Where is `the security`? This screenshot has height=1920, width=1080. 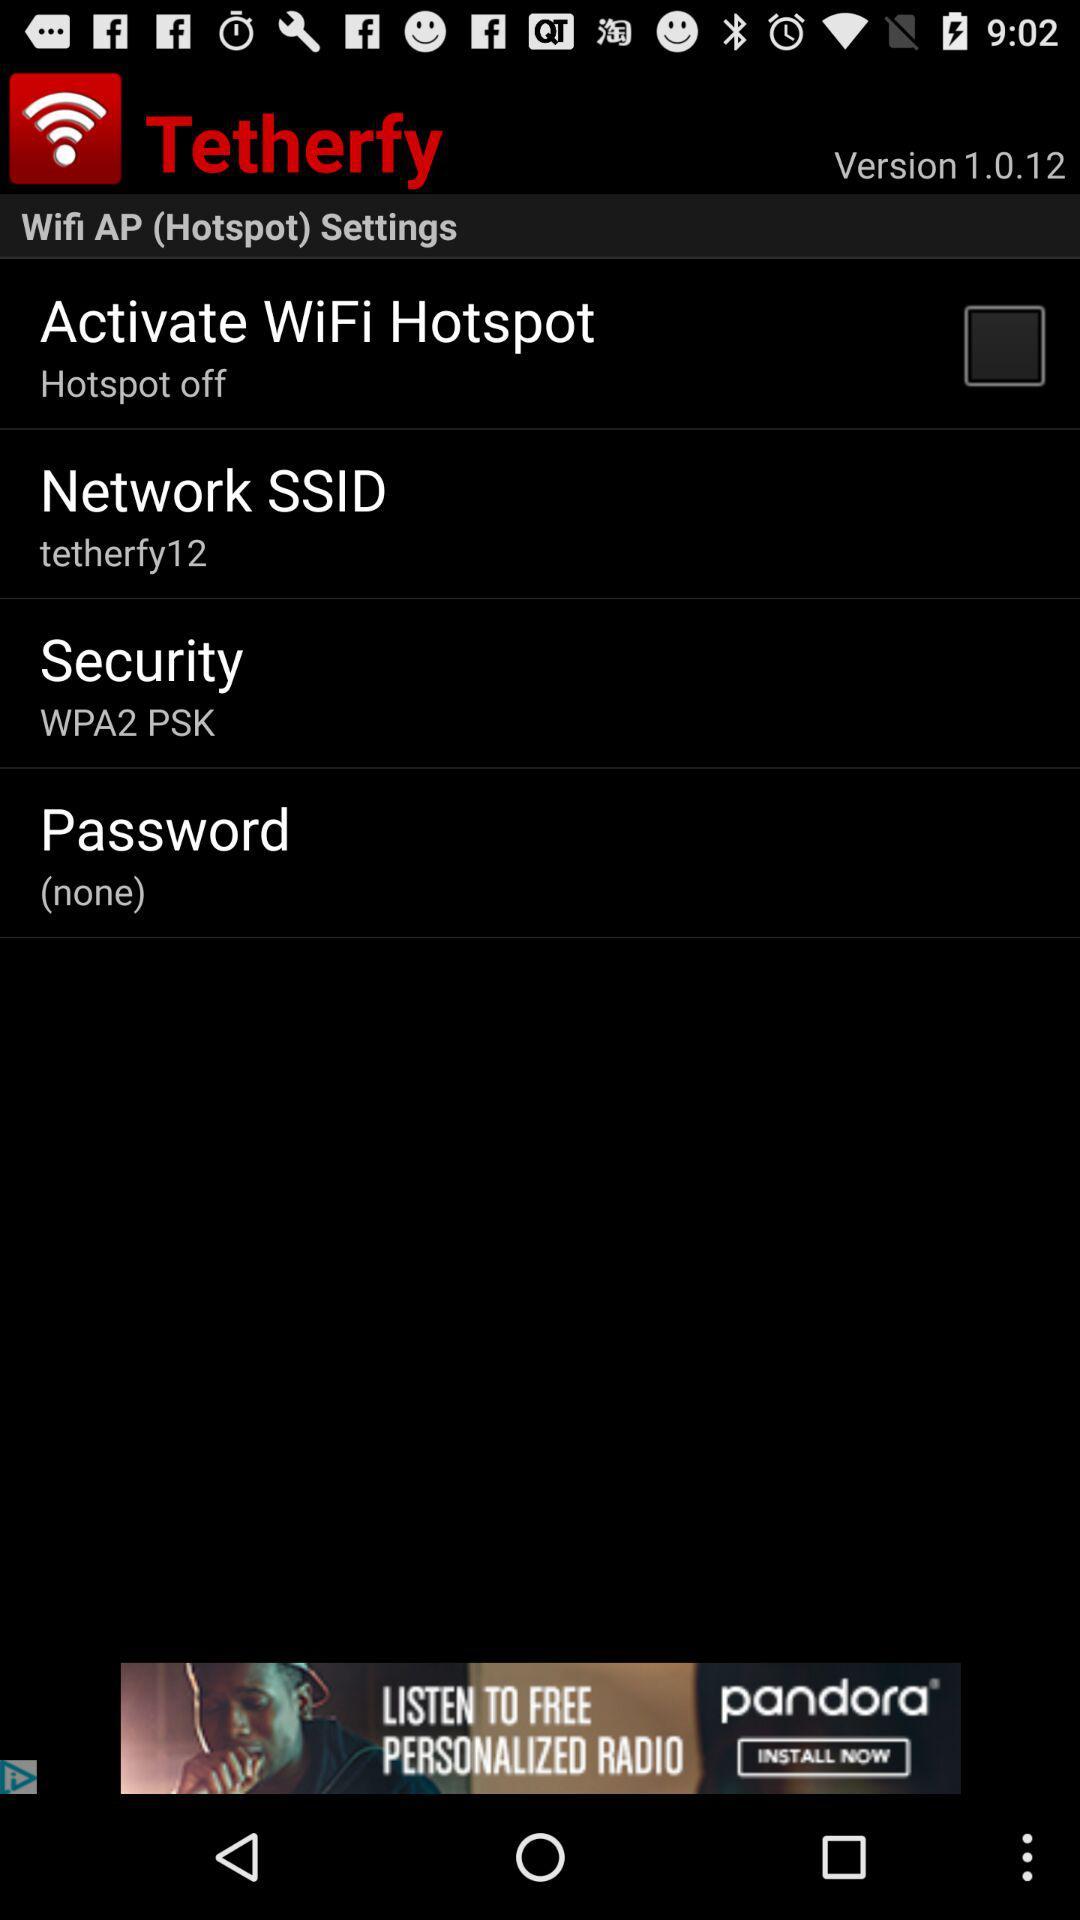
the security is located at coordinates (140, 658).